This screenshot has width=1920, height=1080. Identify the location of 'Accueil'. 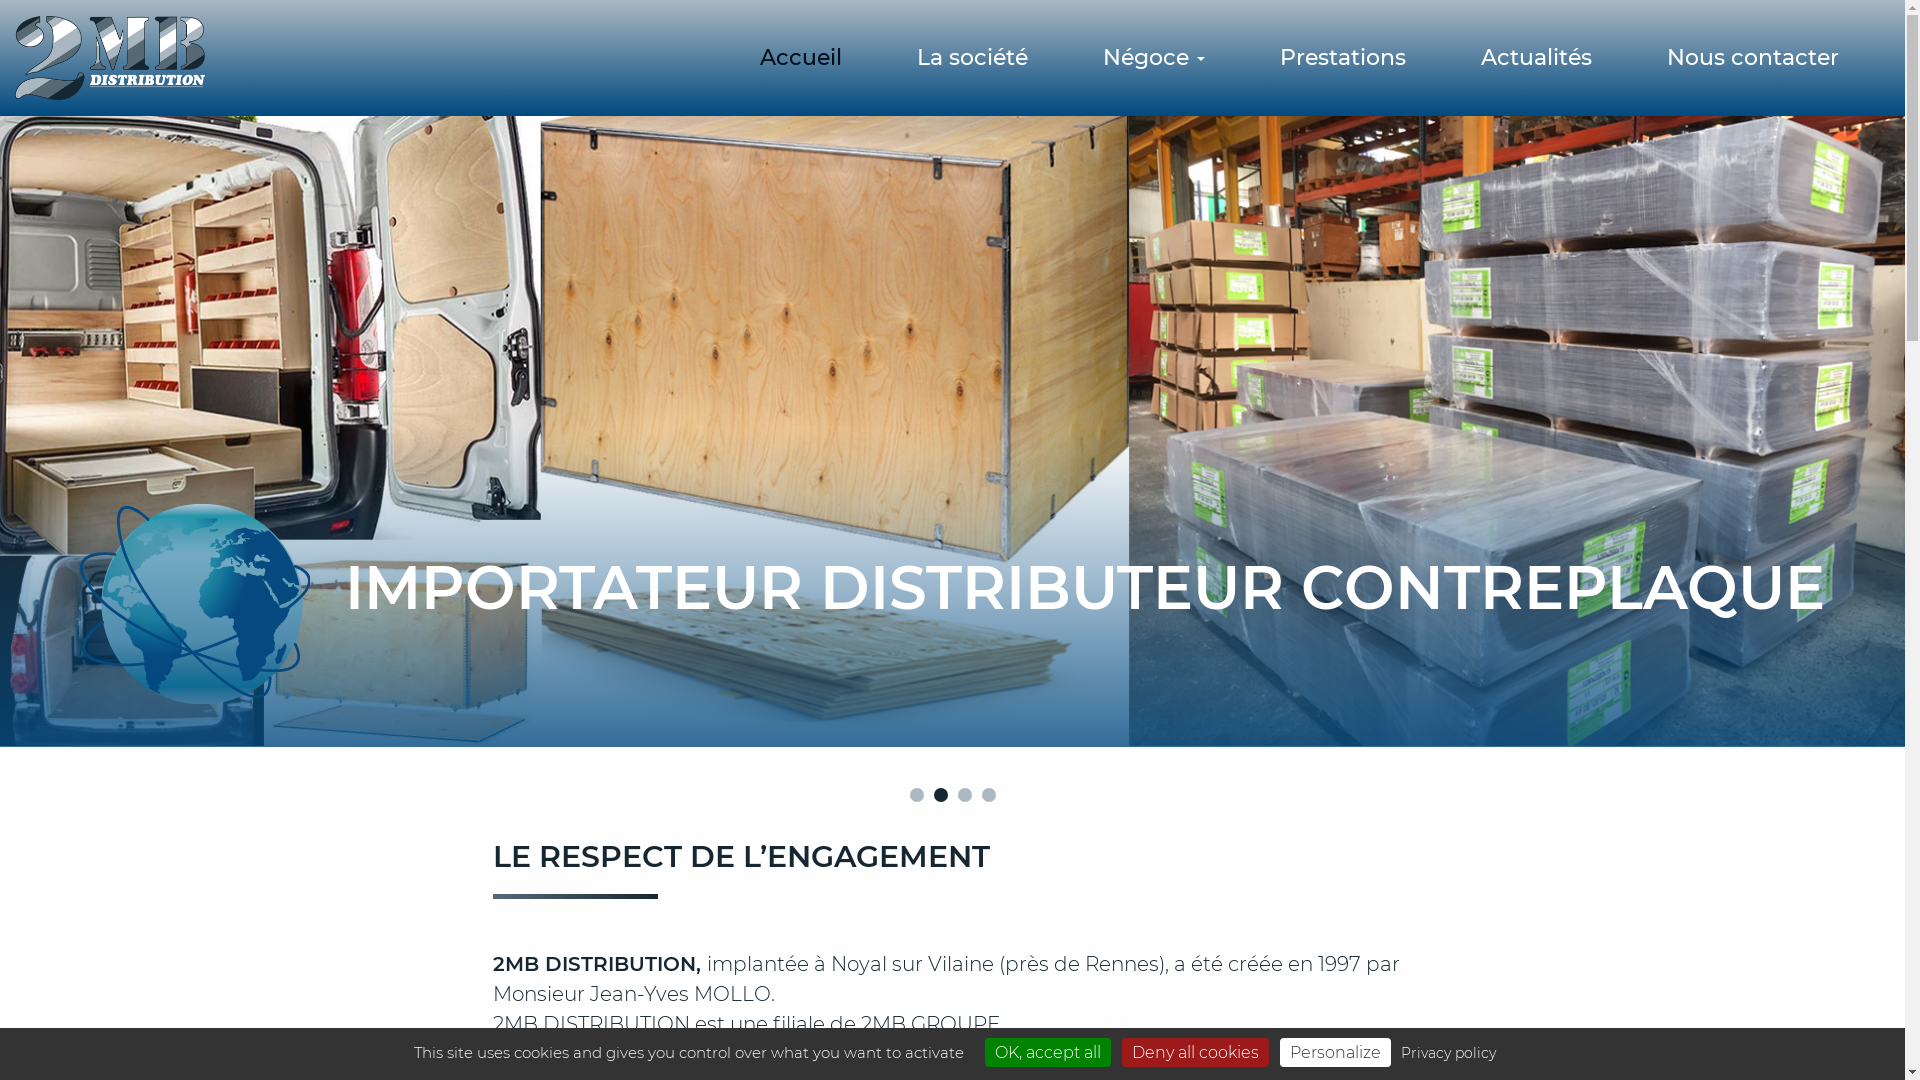
(801, 56).